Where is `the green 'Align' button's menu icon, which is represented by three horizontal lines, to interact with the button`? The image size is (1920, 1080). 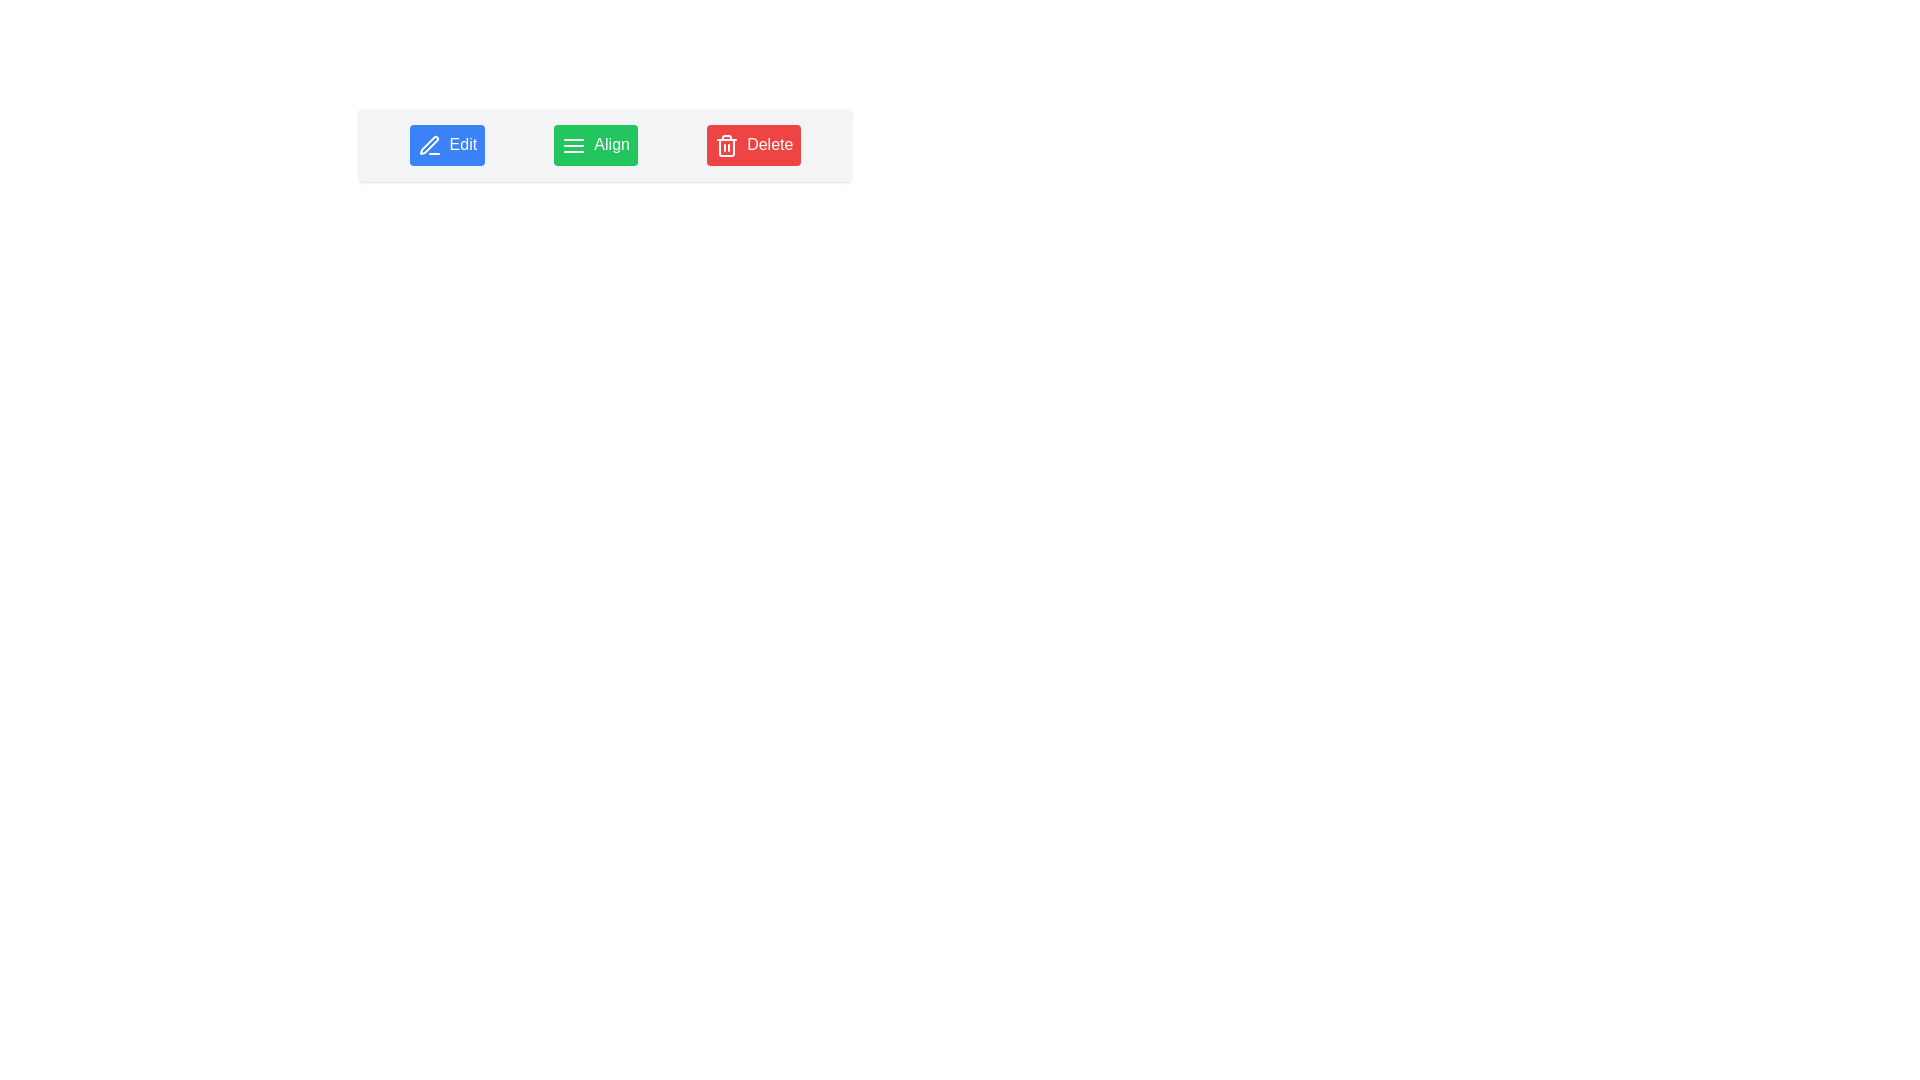
the green 'Align' button's menu icon, which is represented by three horizontal lines, to interact with the button is located at coordinates (573, 144).